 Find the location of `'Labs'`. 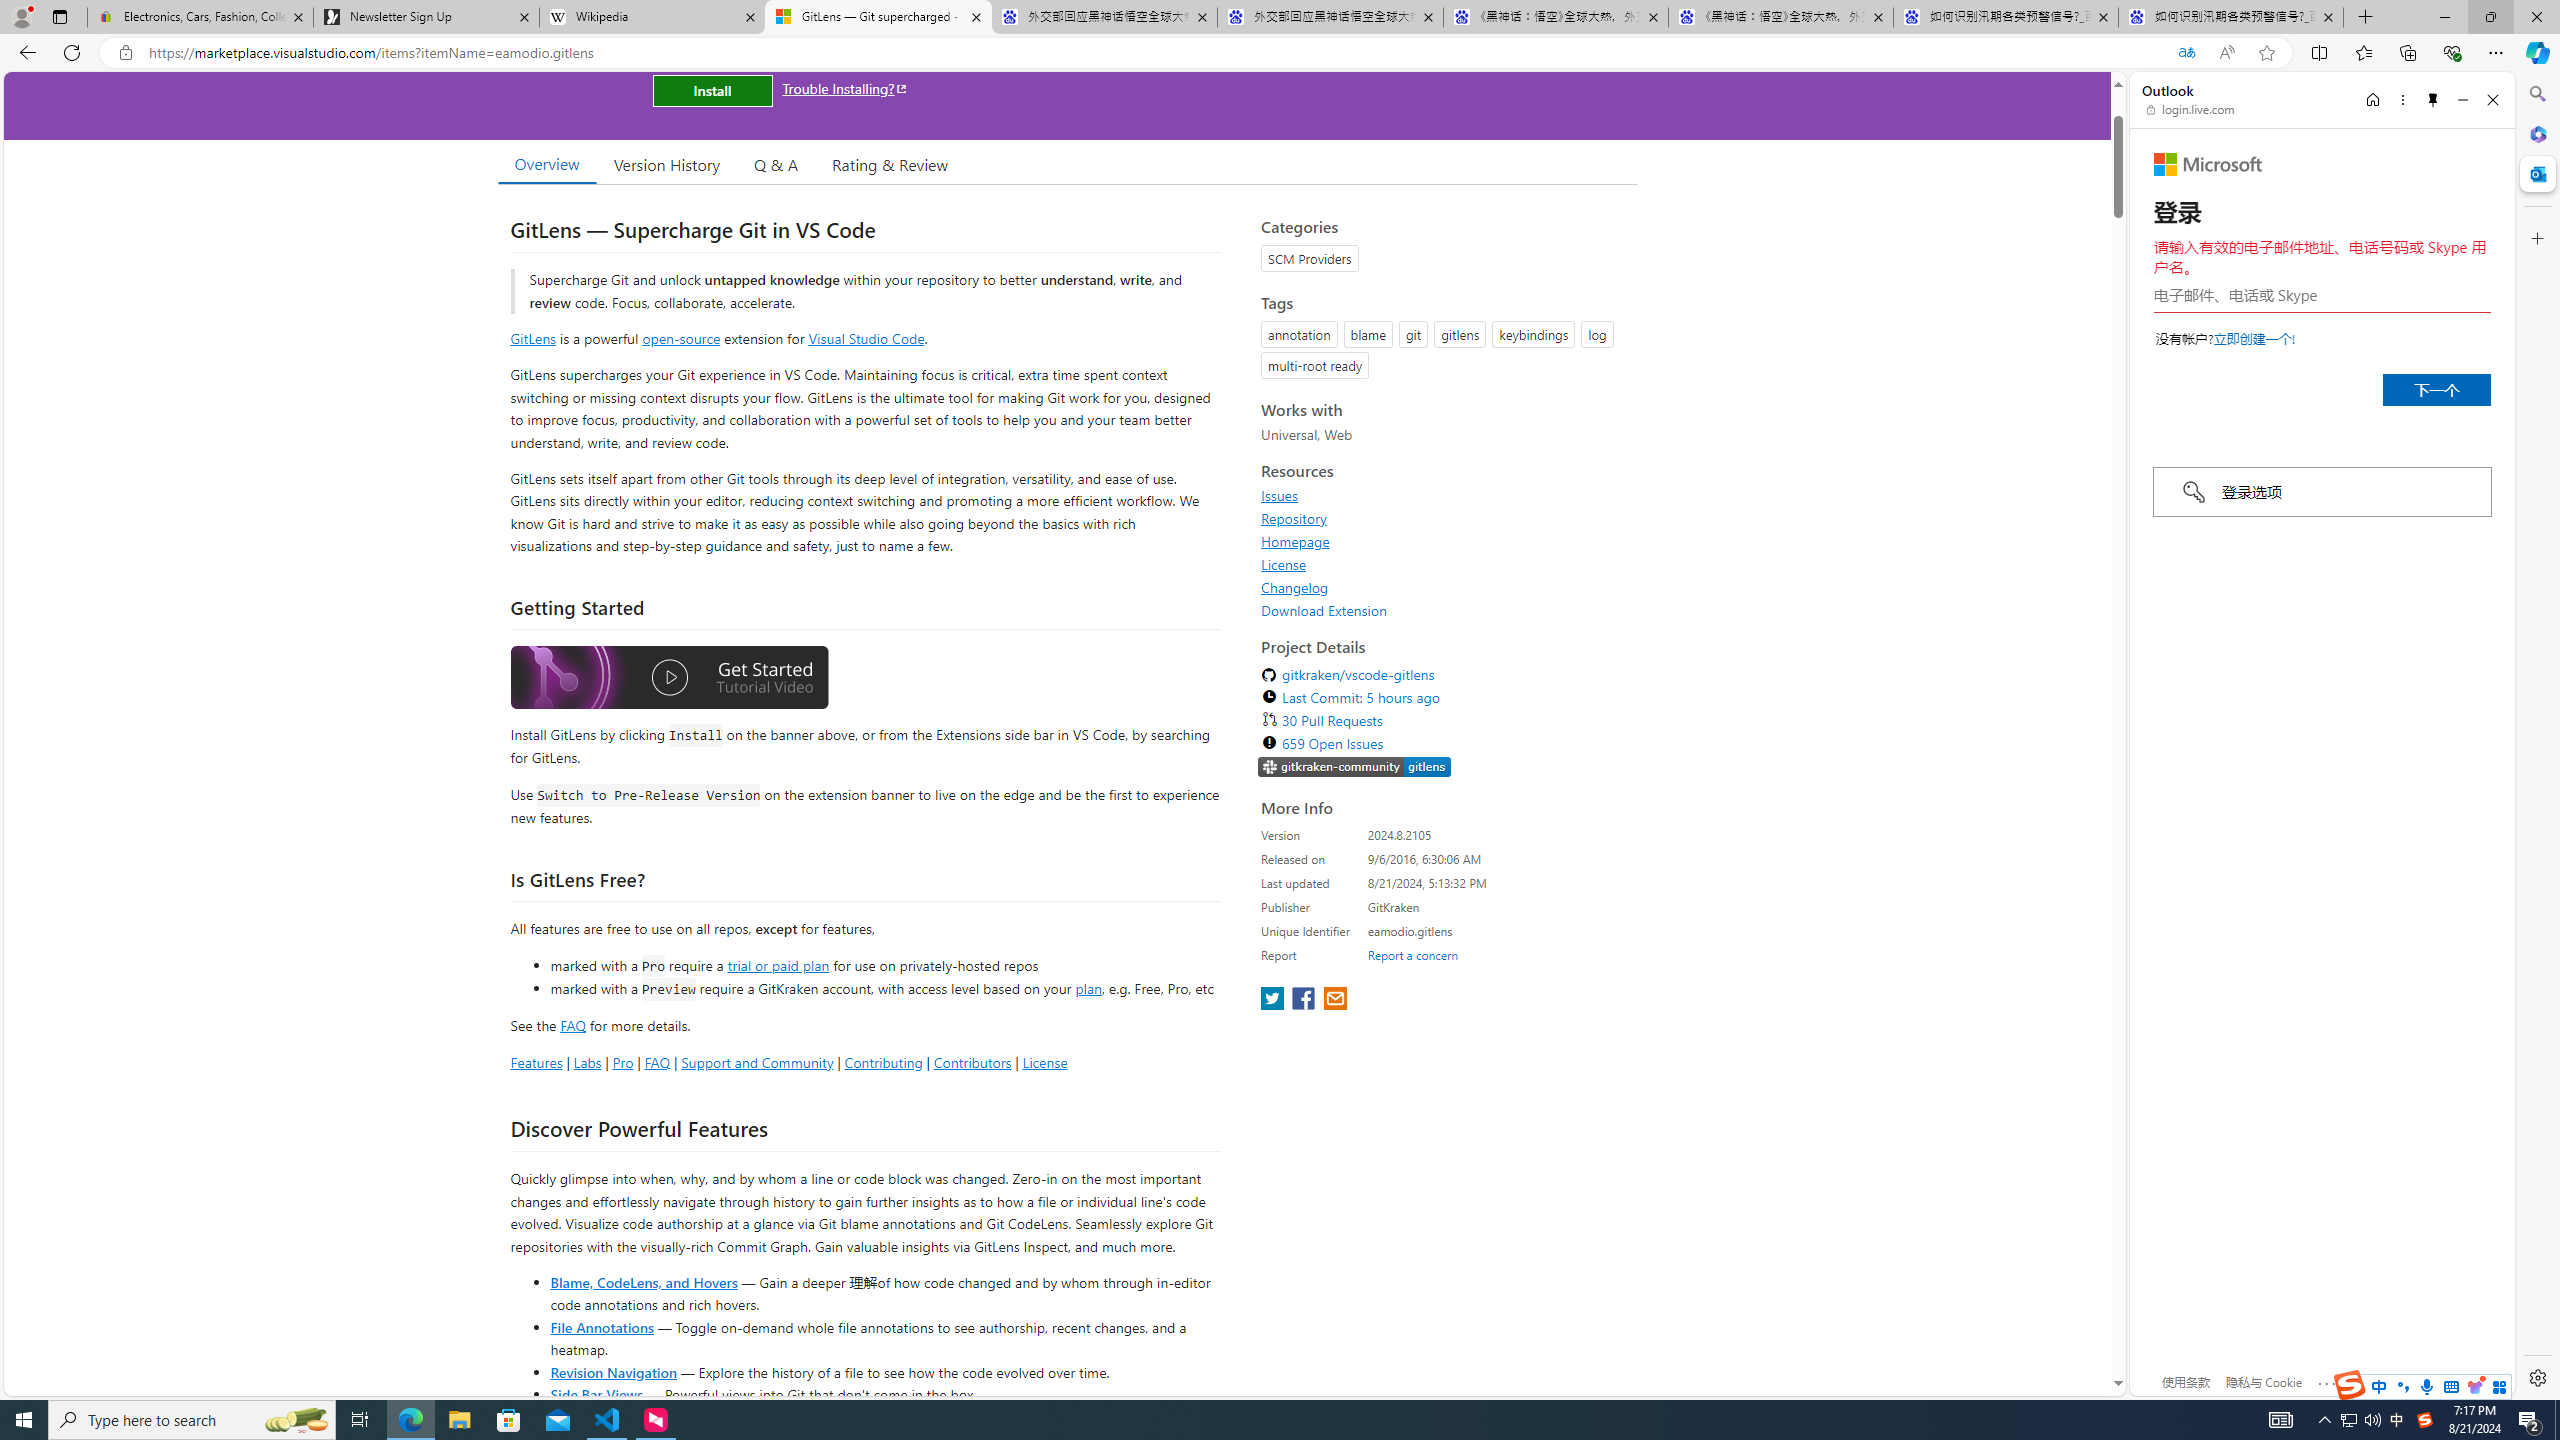

'Labs' is located at coordinates (587, 1061).